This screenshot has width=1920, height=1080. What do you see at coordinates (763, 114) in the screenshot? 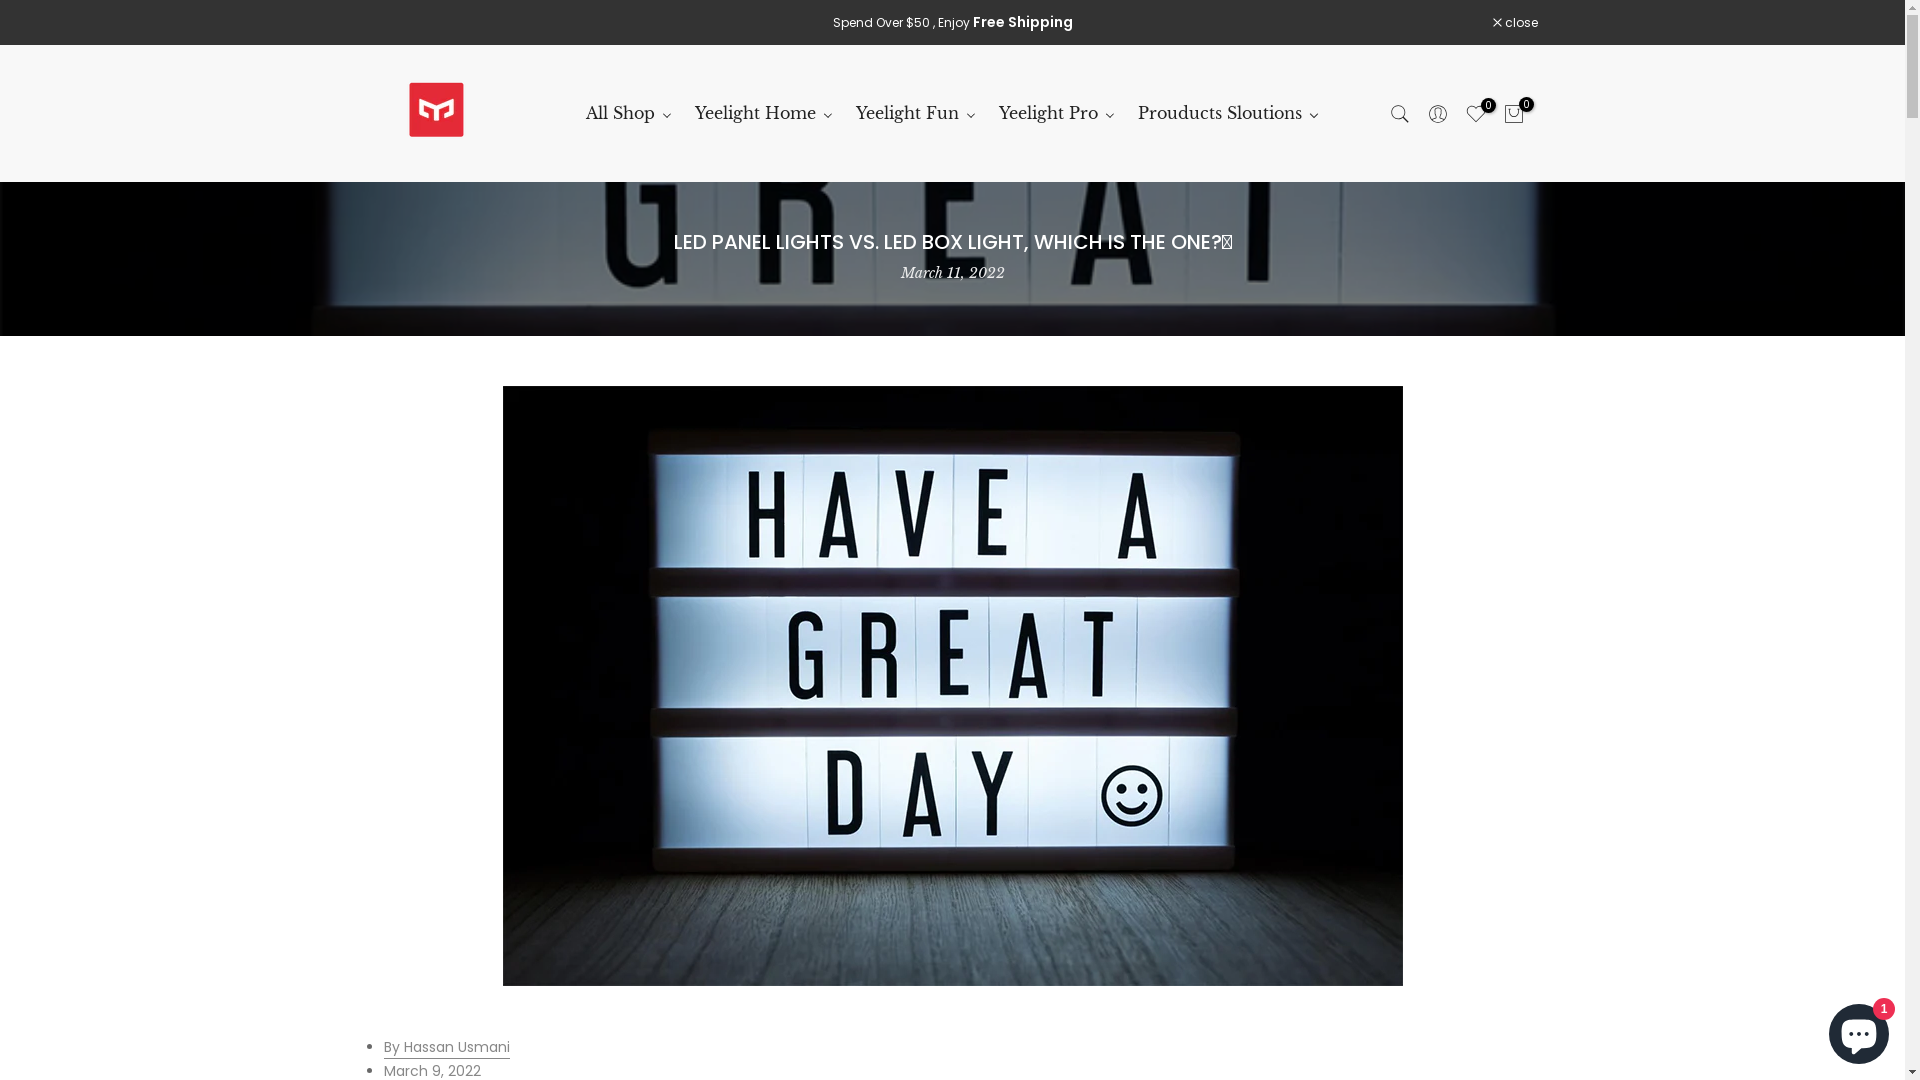
I see `'Yeelight Home'` at bounding box center [763, 114].